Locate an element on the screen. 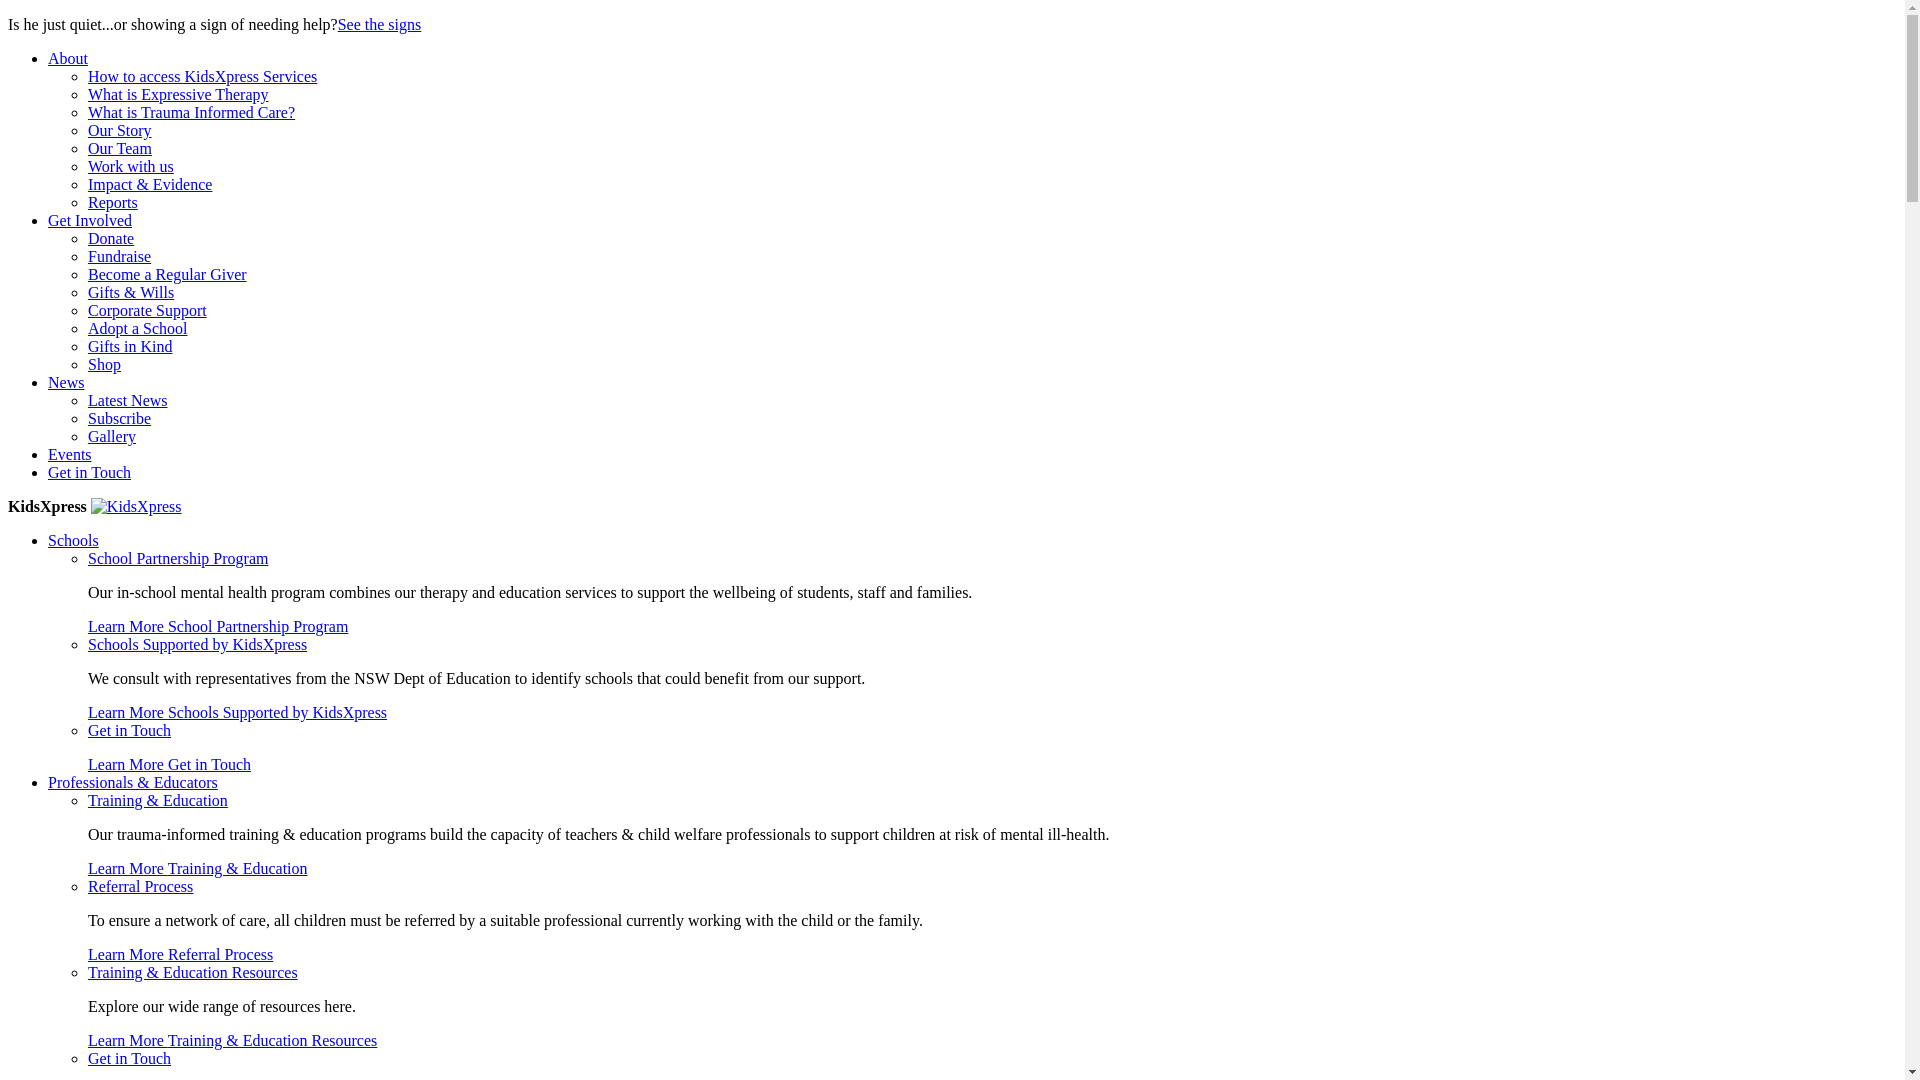  'What is Trauma Informed Care?' is located at coordinates (86, 112).